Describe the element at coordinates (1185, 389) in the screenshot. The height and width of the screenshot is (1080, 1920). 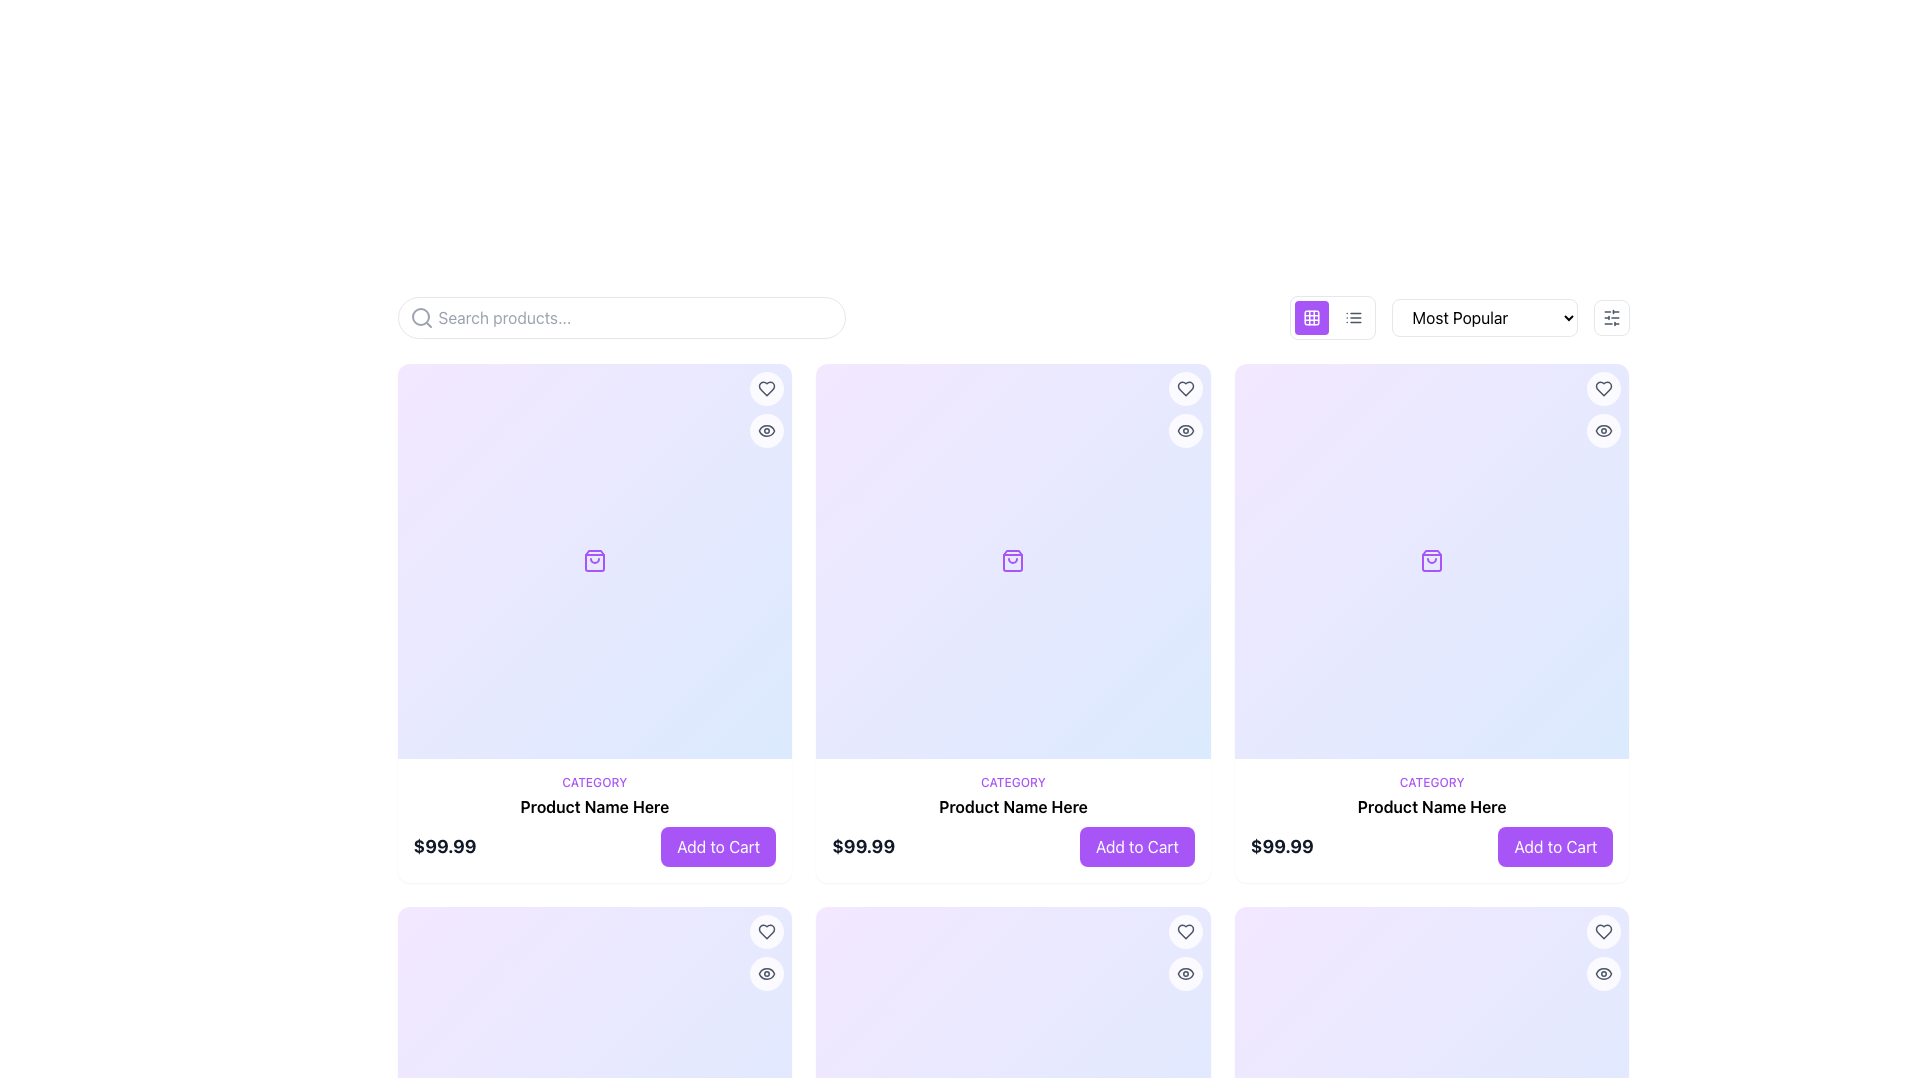
I see `the like icon located within a small circular button at the top-right corner of the second product card in the second row` at that location.